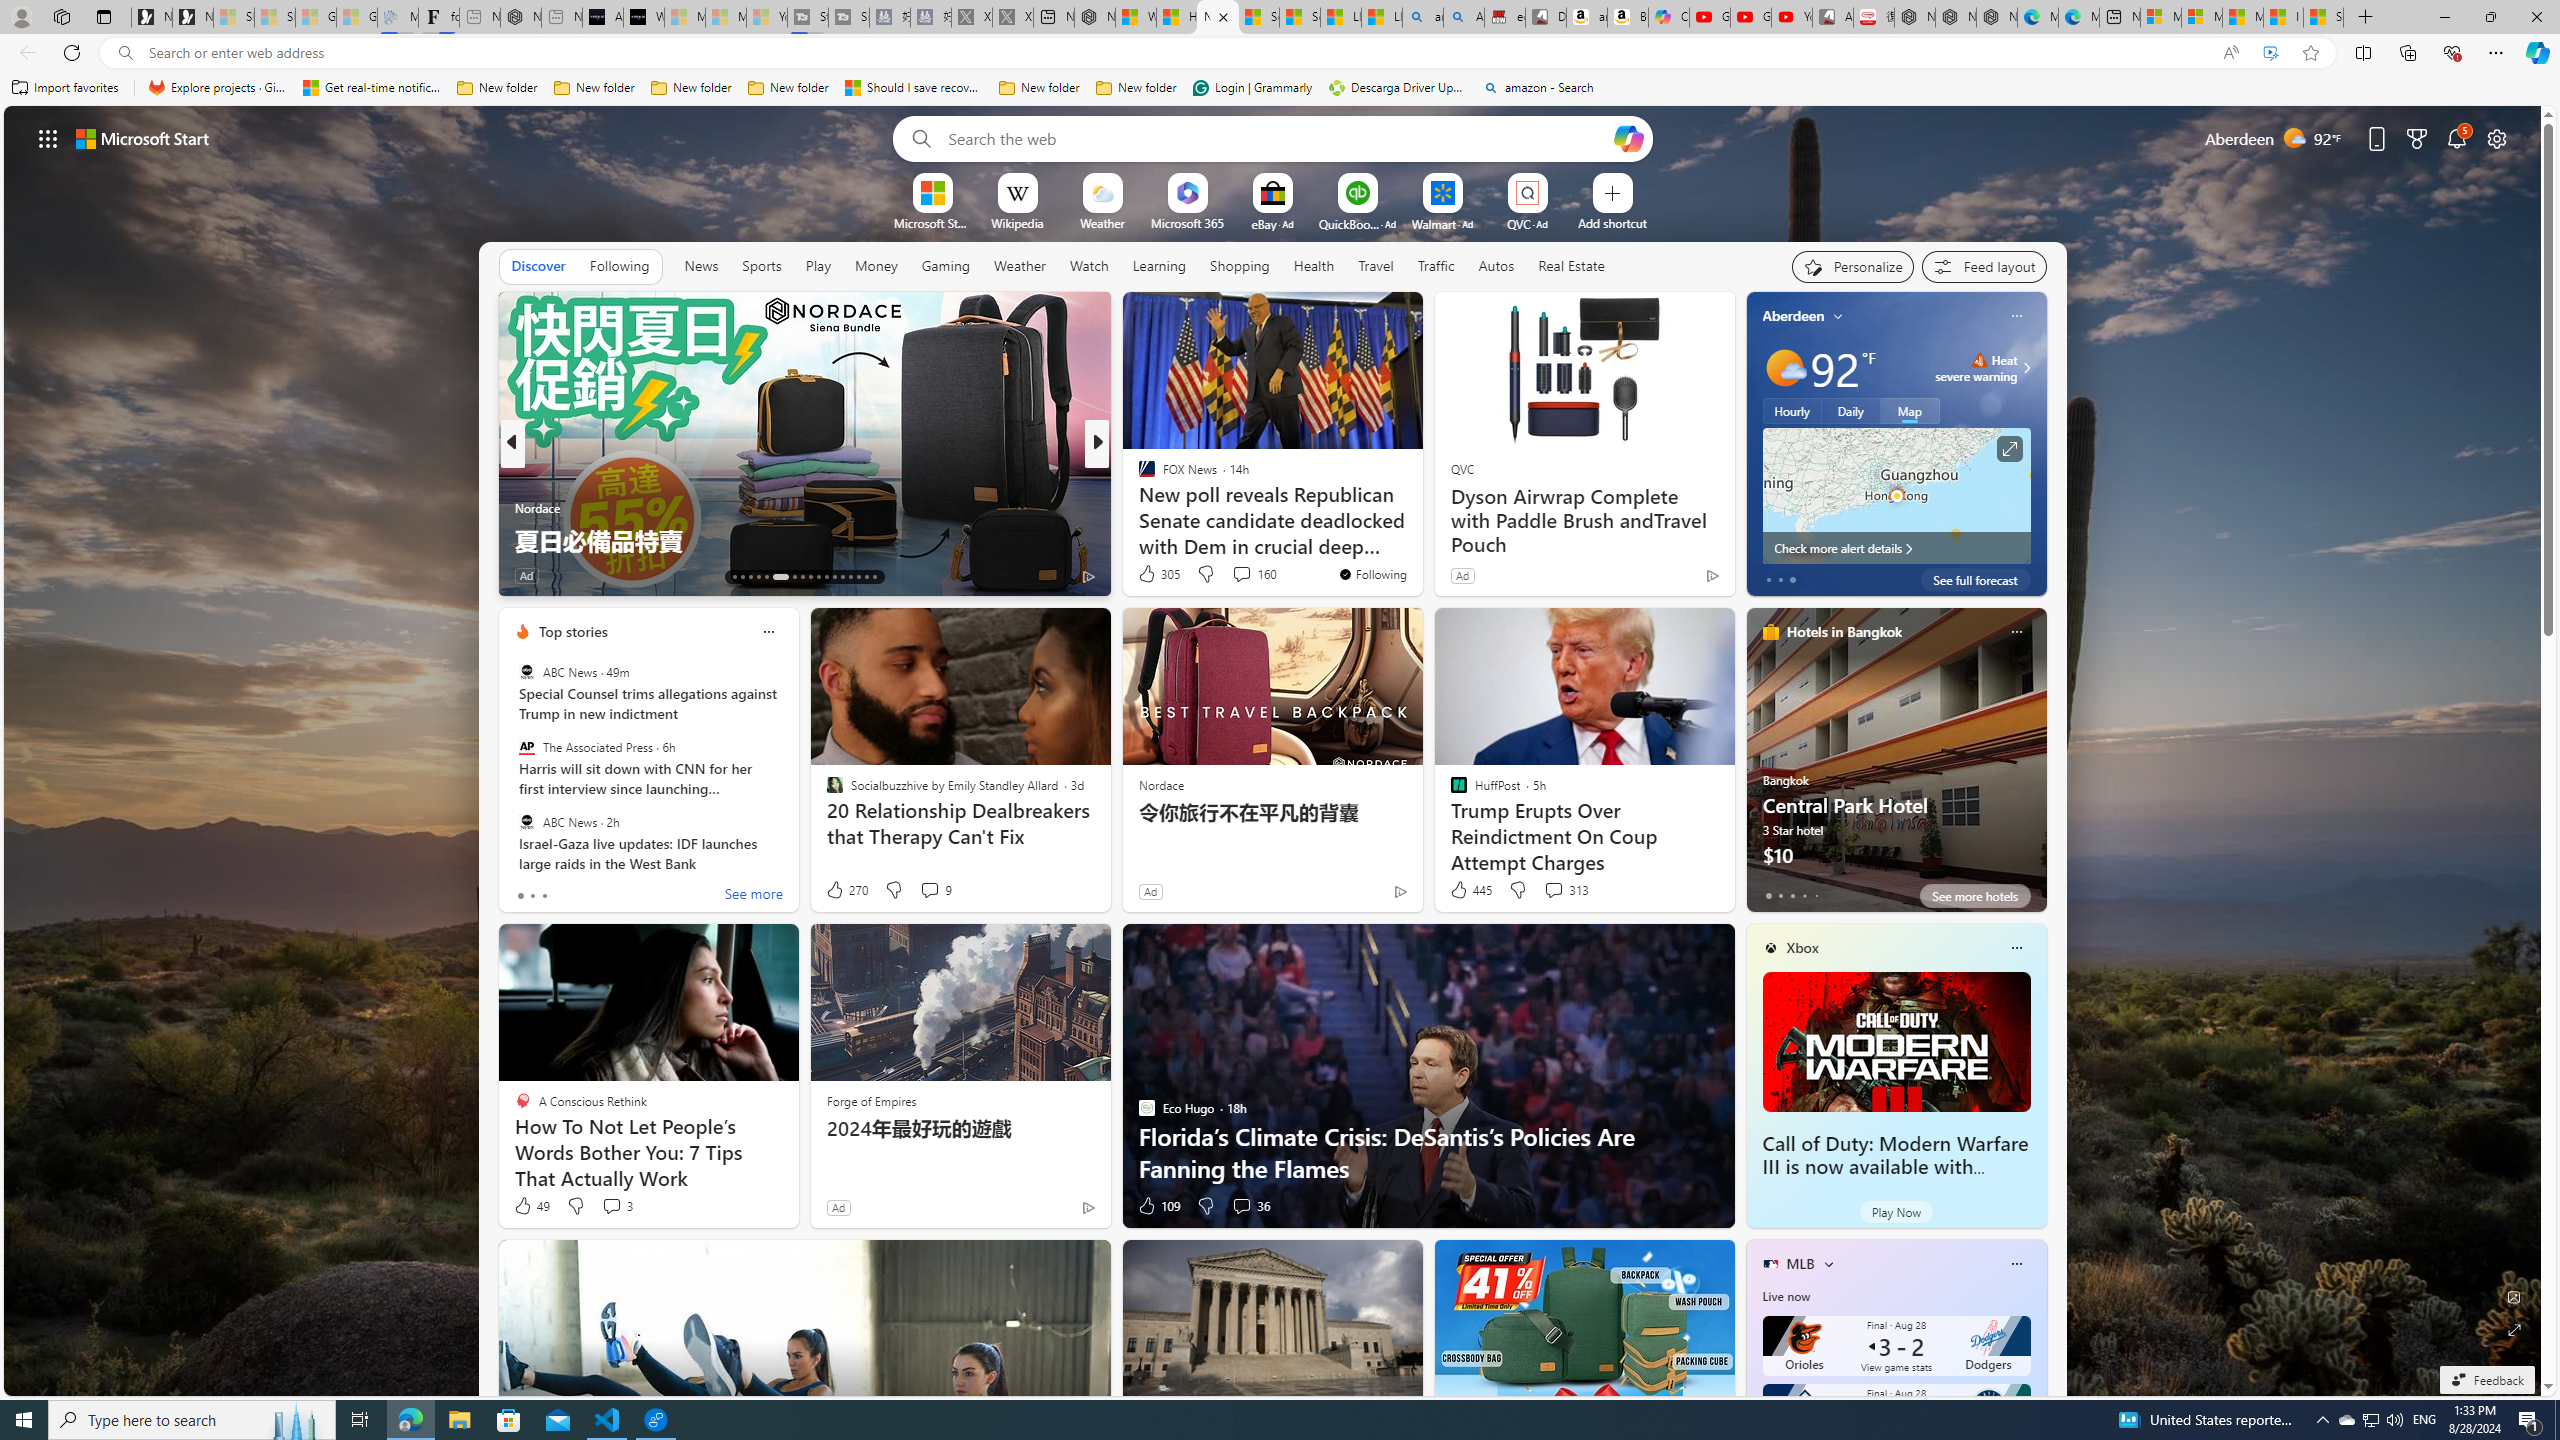  Describe the element at coordinates (1235, 574) in the screenshot. I see `'View comments 6 Comment'` at that location.